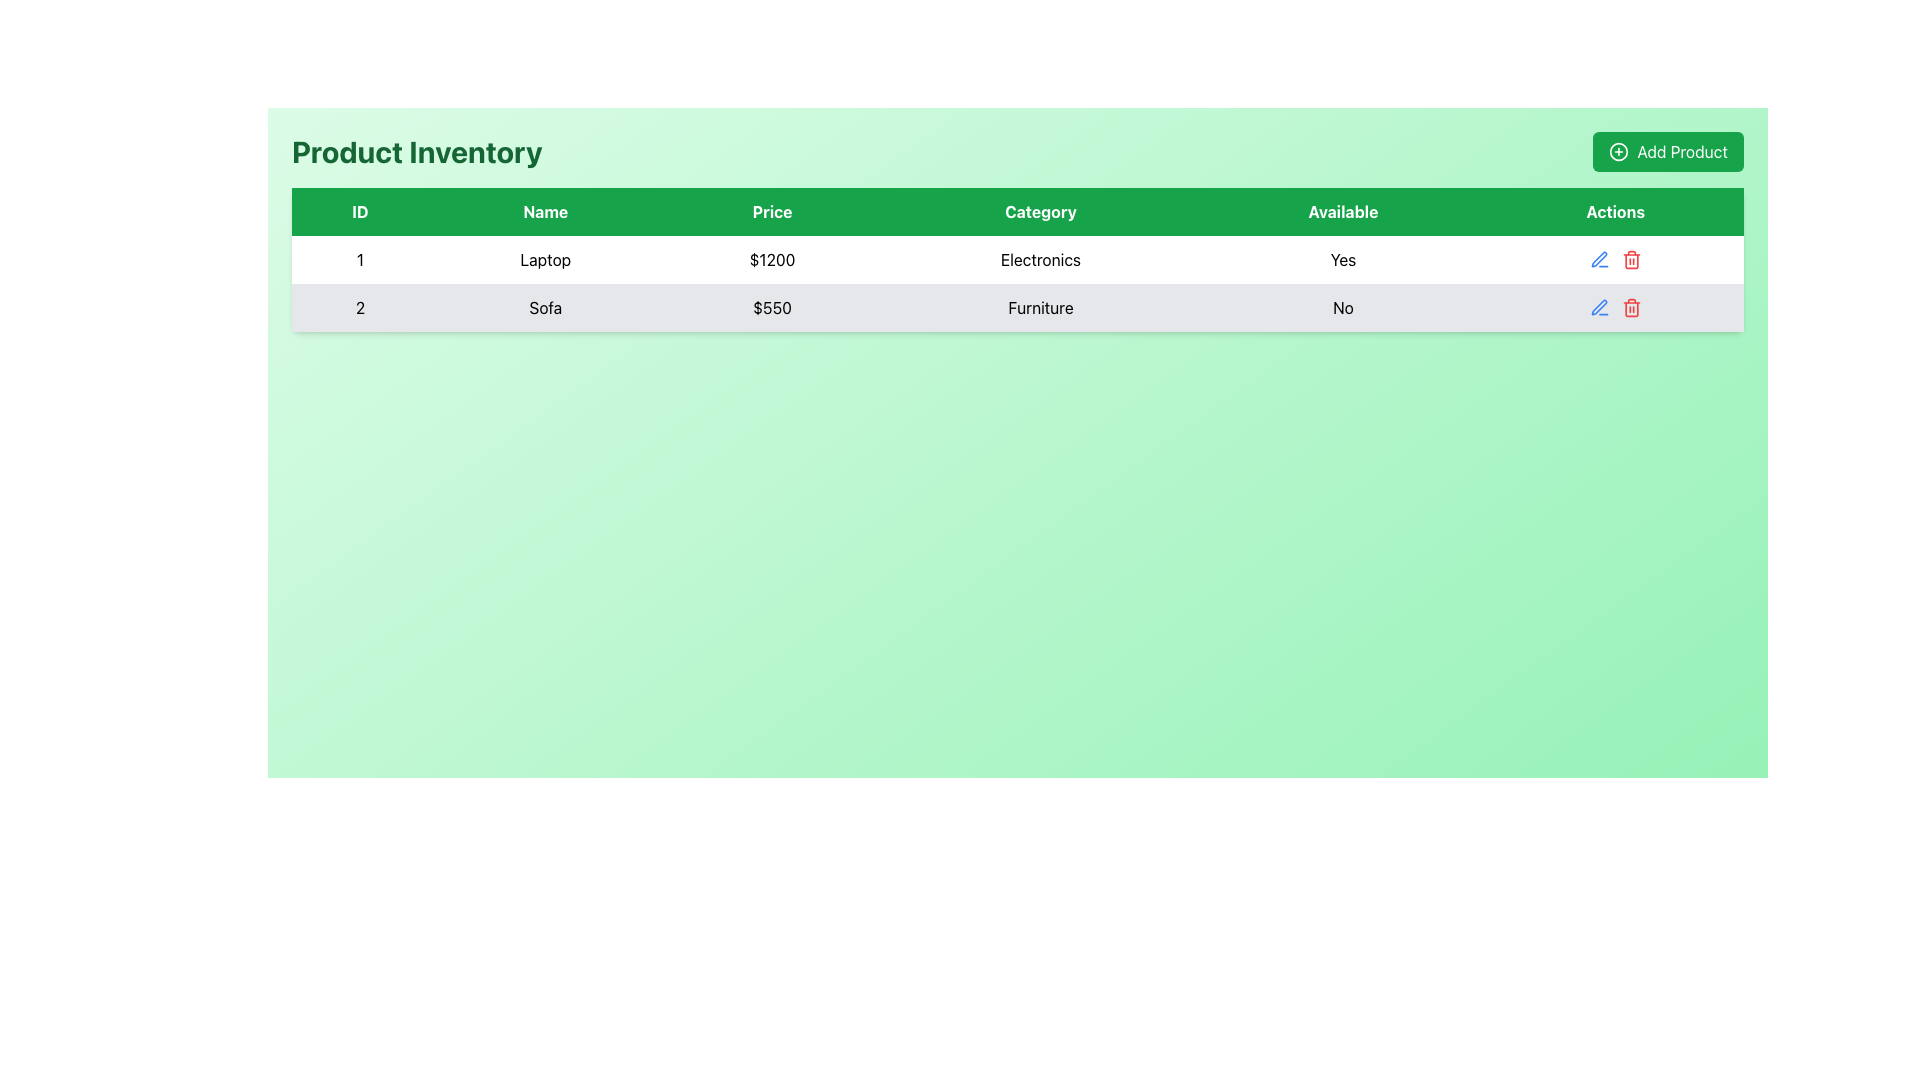 The width and height of the screenshot is (1920, 1080). I want to click on the delete icon in the last cell of the second row of the table under the 'Actions' column, so click(1615, 308).